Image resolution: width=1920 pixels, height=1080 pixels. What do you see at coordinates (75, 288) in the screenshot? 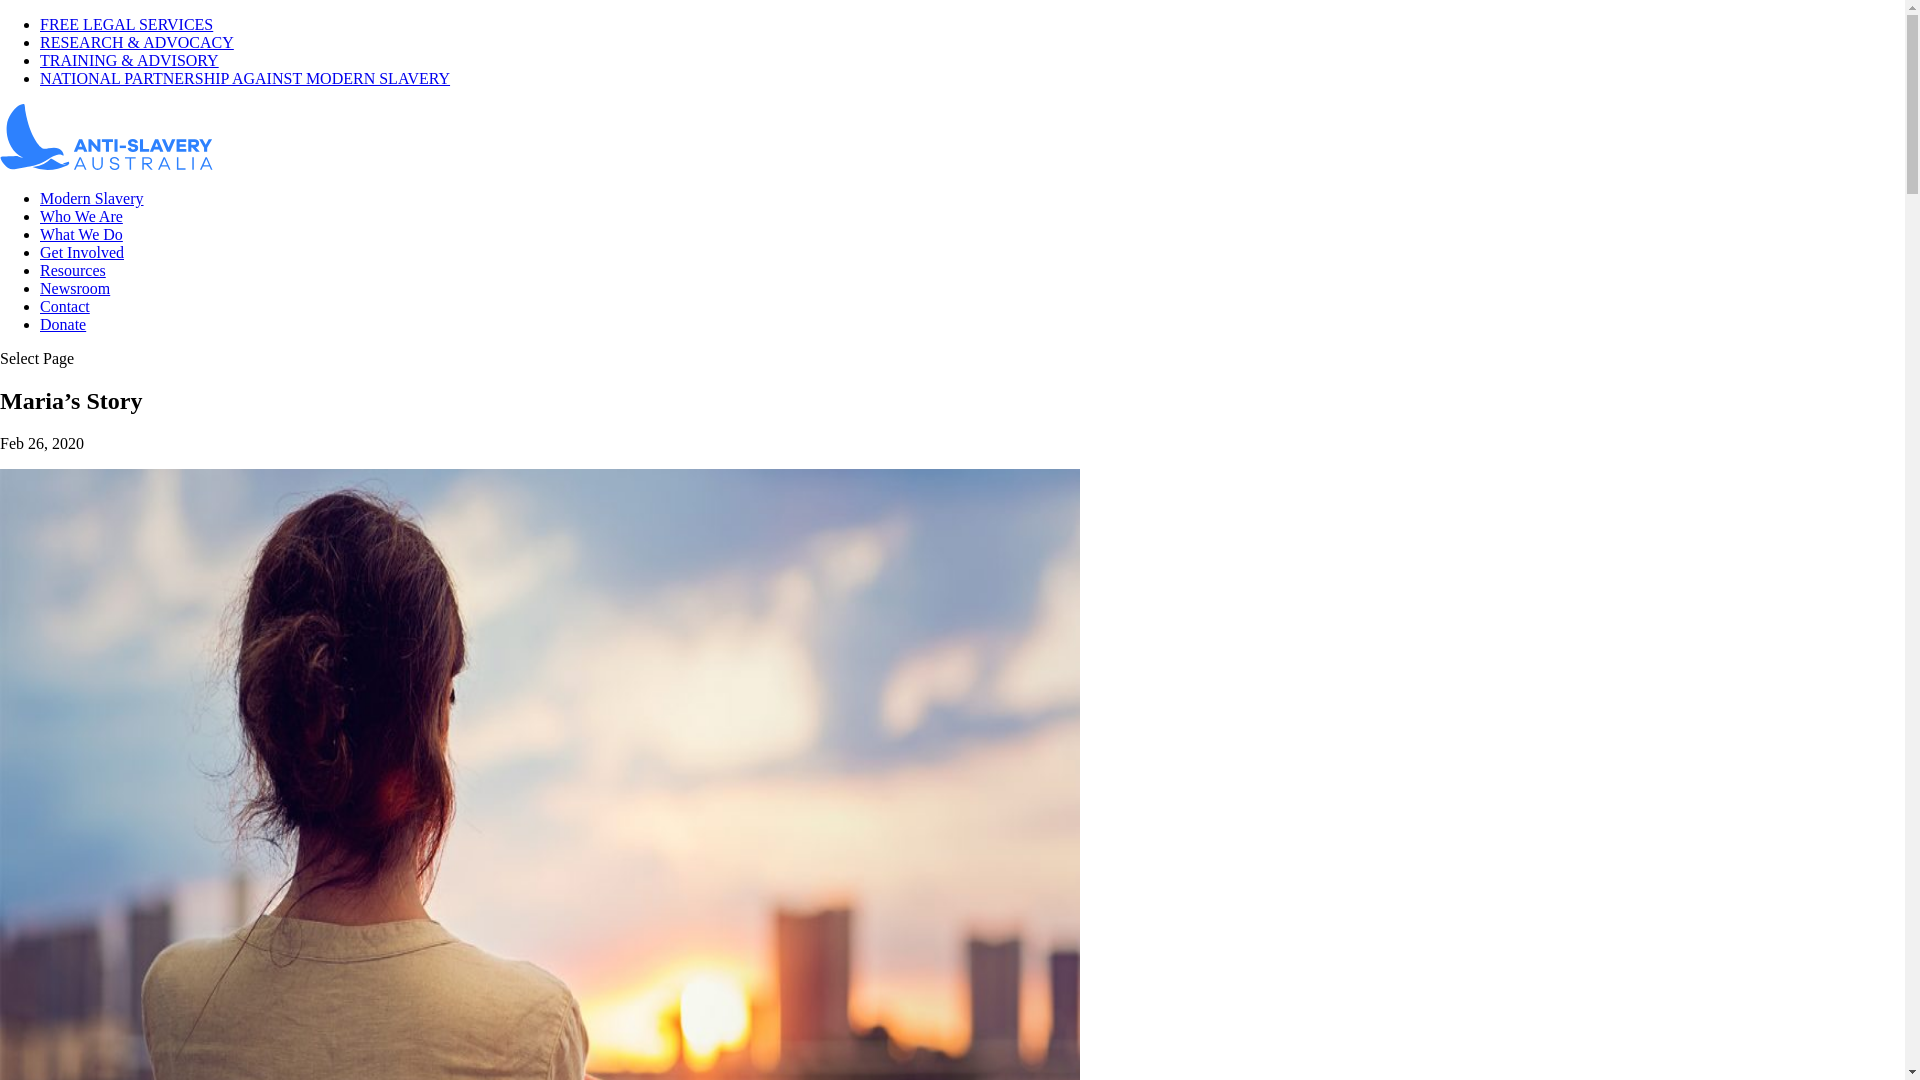
I see `'Newsroom'` at bounding box center [75, 288].